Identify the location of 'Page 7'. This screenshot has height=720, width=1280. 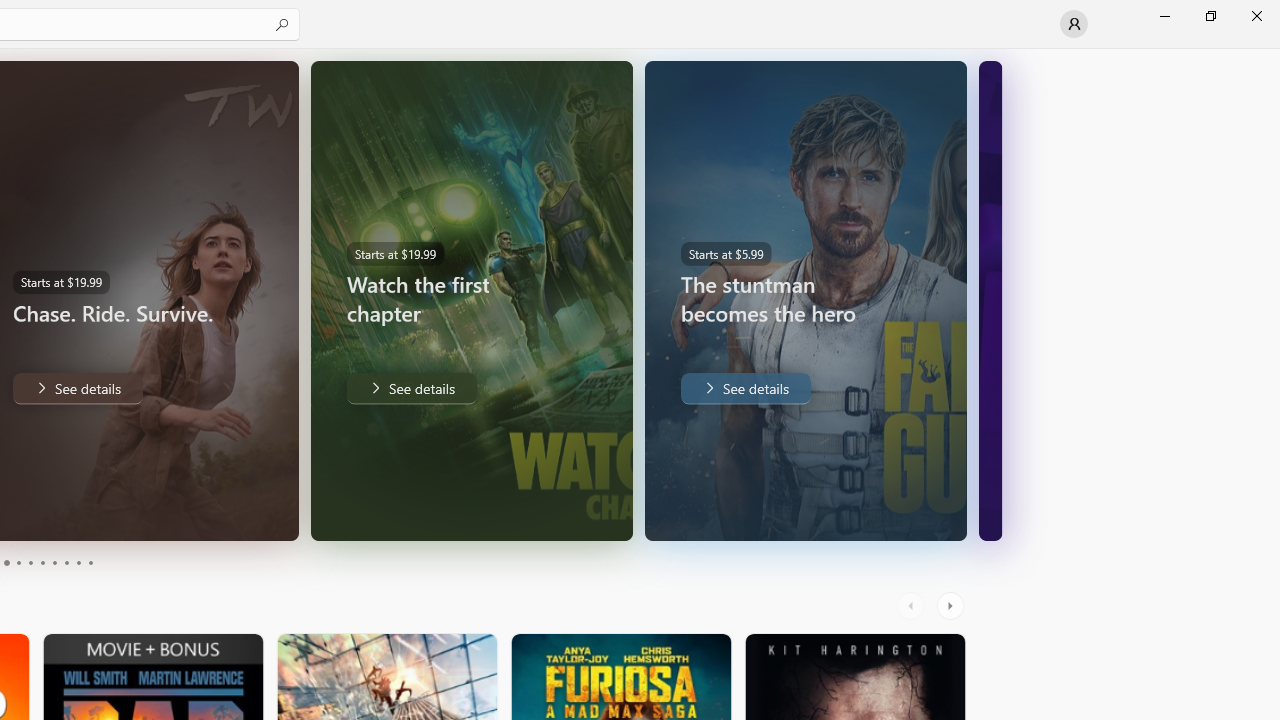
(54, 563).